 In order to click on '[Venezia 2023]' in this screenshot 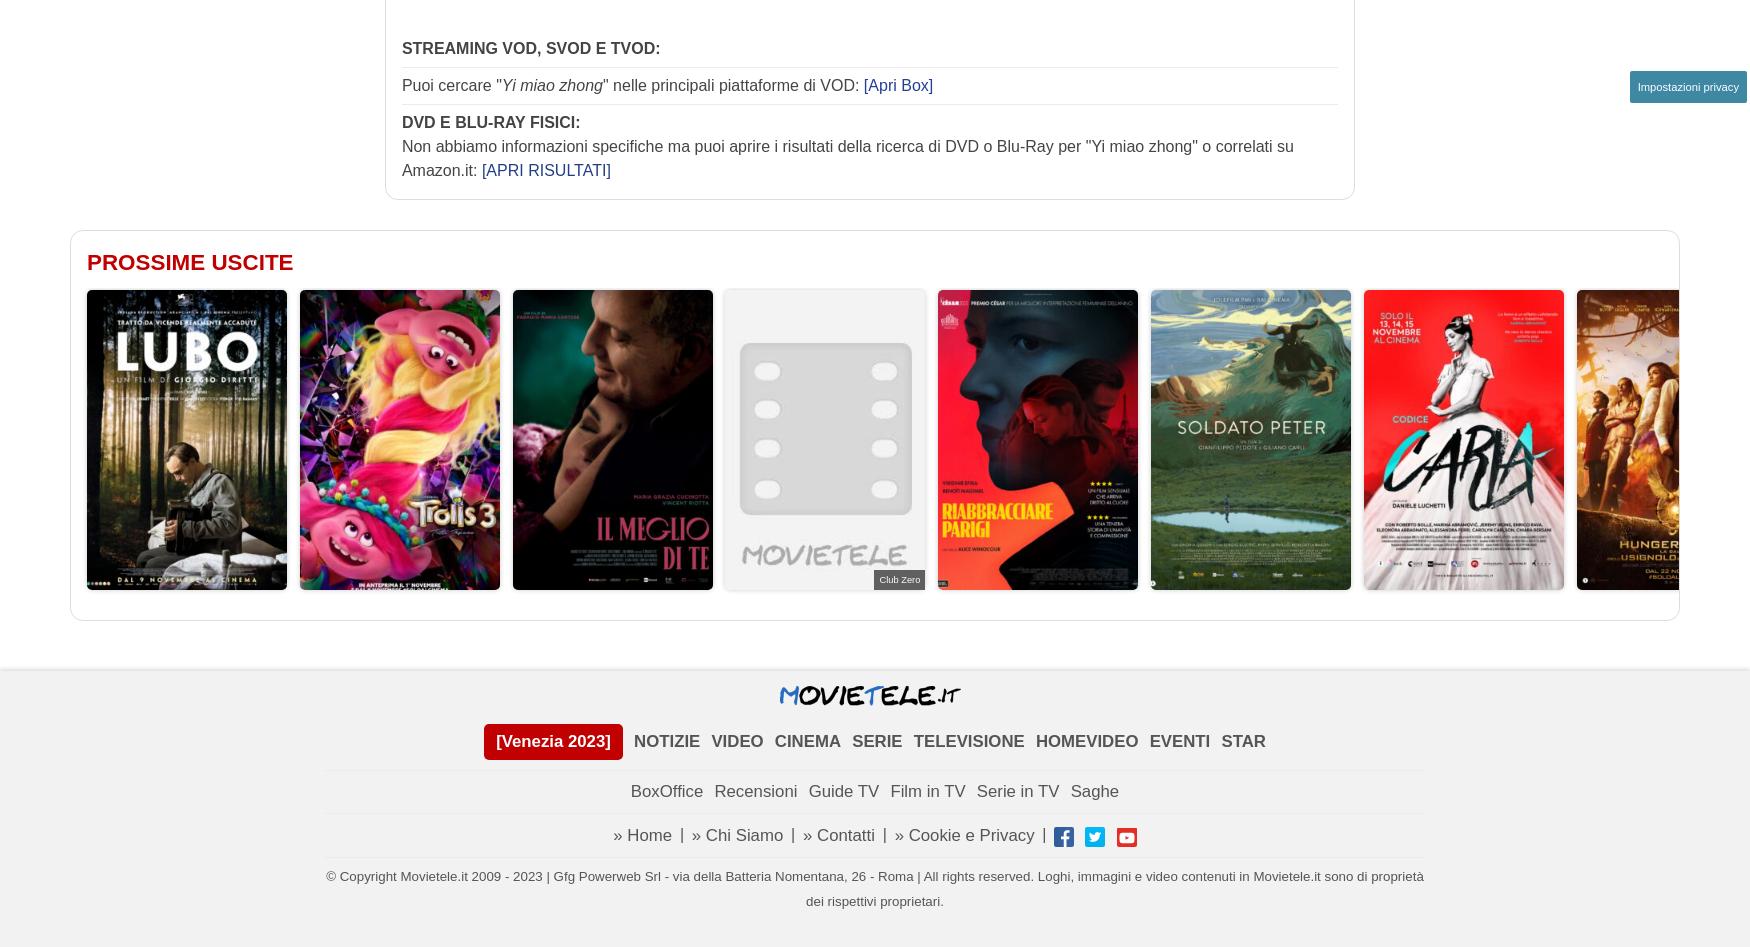, I will do `click(552, 740)`.